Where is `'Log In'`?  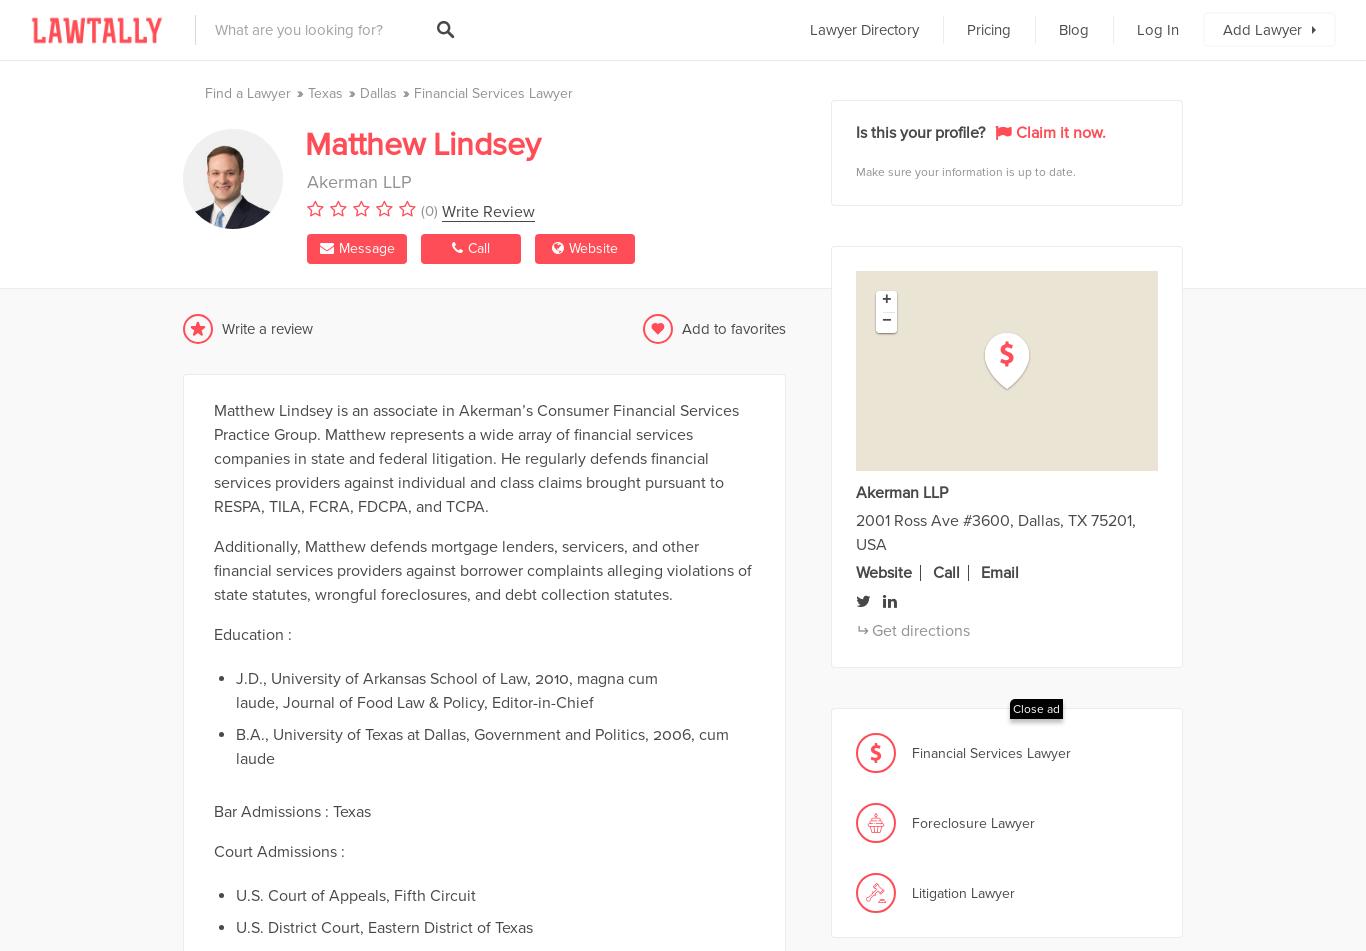 'Log In' is located at coordinates (1157, 29).